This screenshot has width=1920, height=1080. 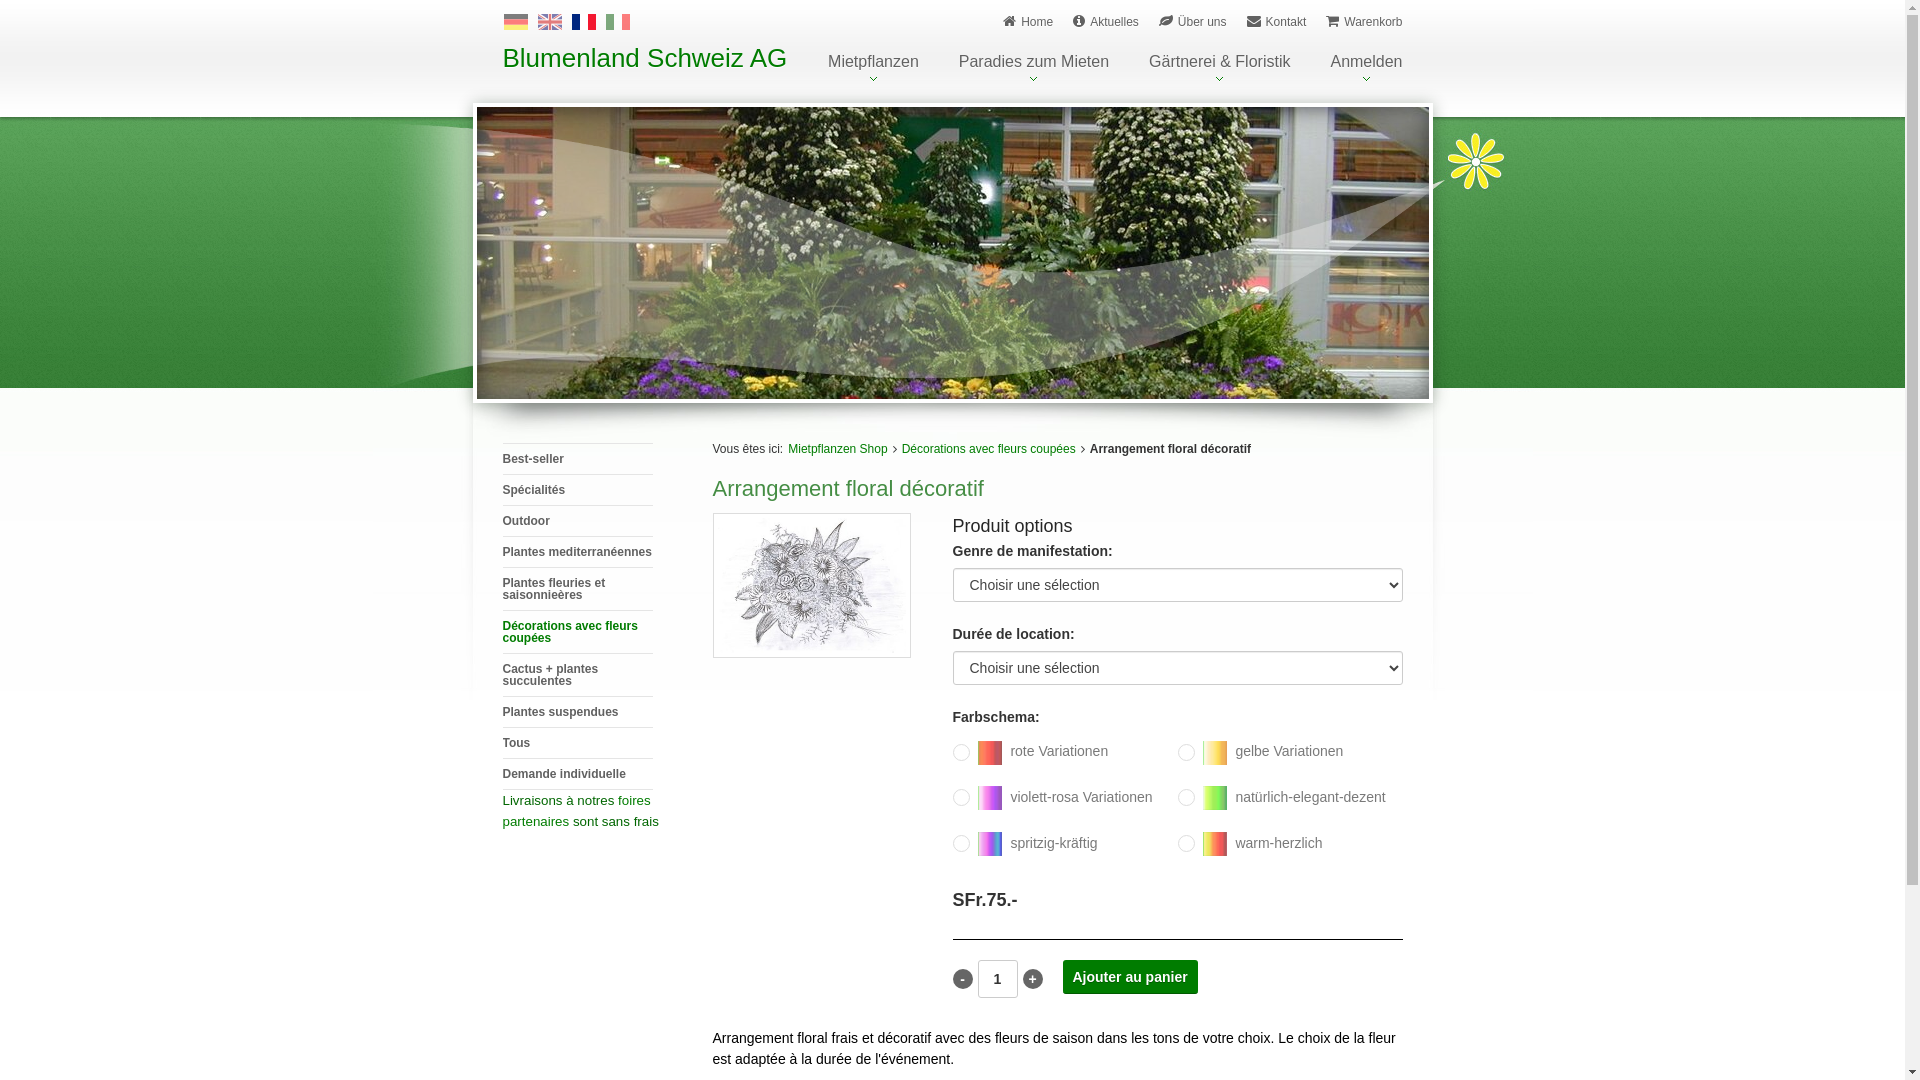 I want to click on 'Mietpflanzen', so click(x=873, y=67).